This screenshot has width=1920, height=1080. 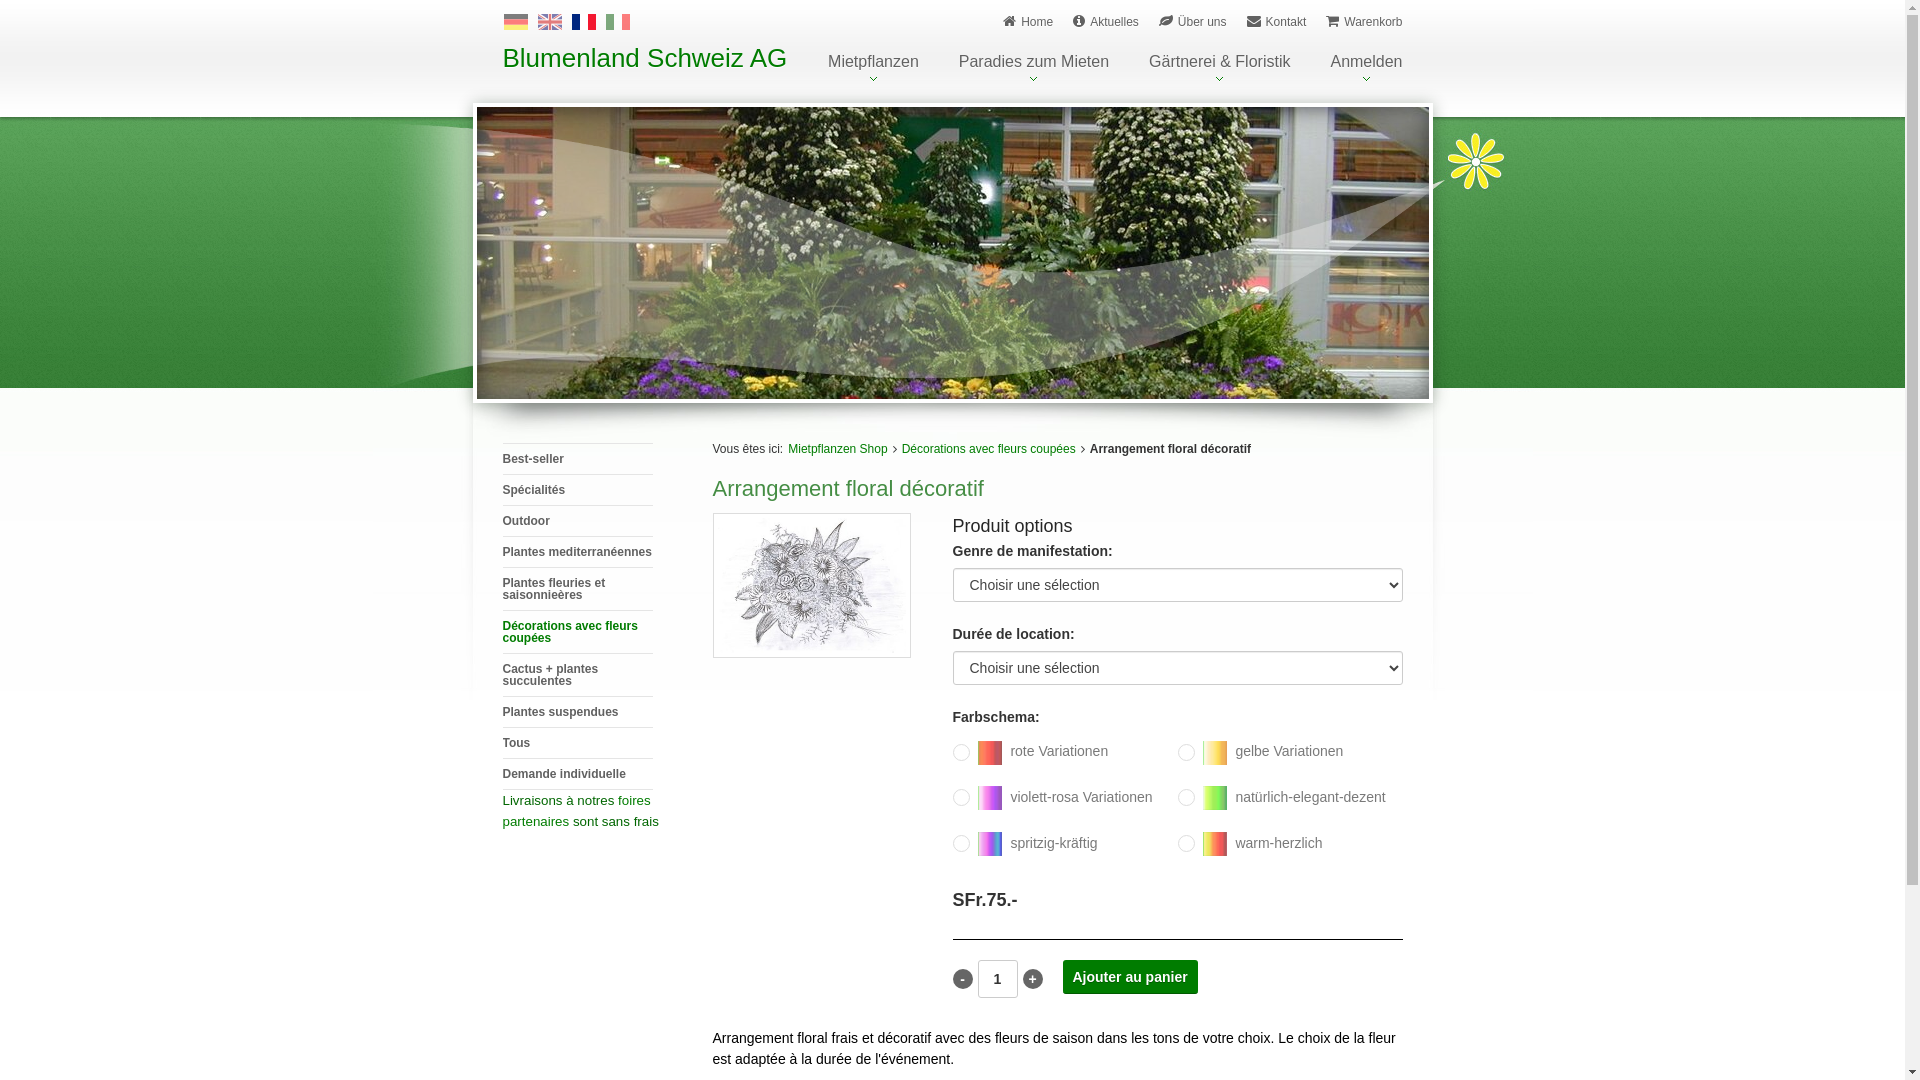 I want to click on 'Mietpflanzen', so click(x=873, y=67).